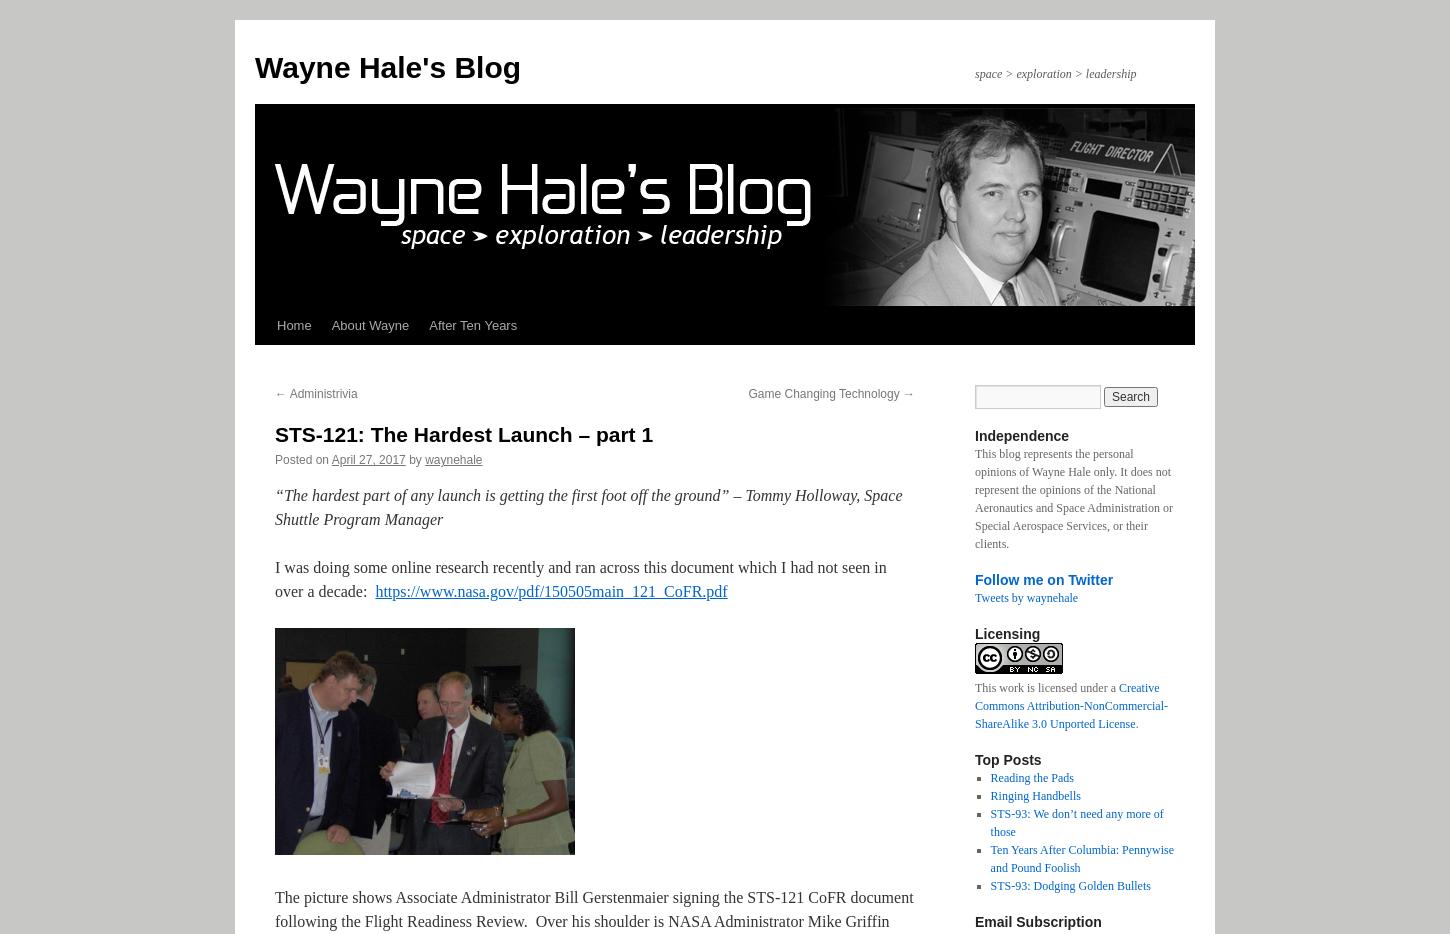 This screenshot has width=1450, height=934. What do you see at coordinates (275, 434) in the screenshot?
I see `'STS-121: The Hardest Launch – part 1'` at bounding box center [275, 434].